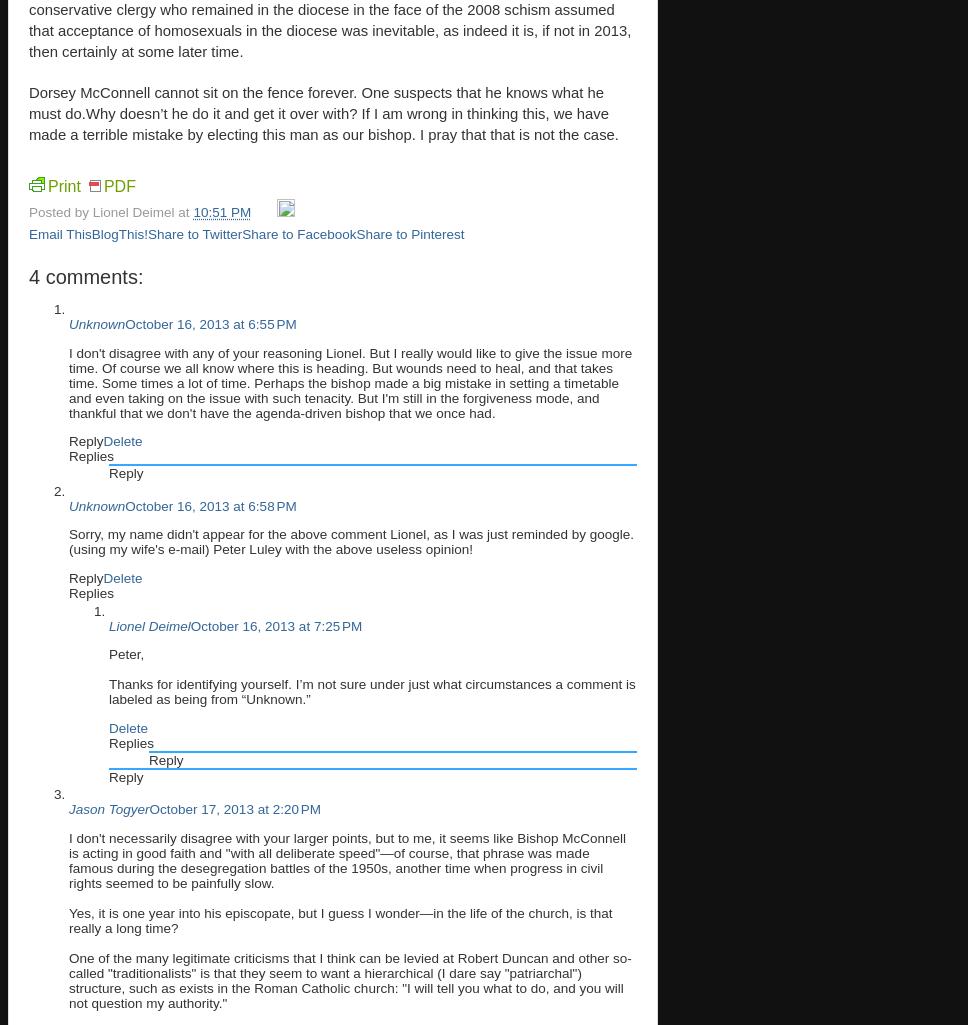  Describe the element at coordinates (209, 505) in the screenshot. I see `'October 16, 2013 at 6:58 PM'` at that location.